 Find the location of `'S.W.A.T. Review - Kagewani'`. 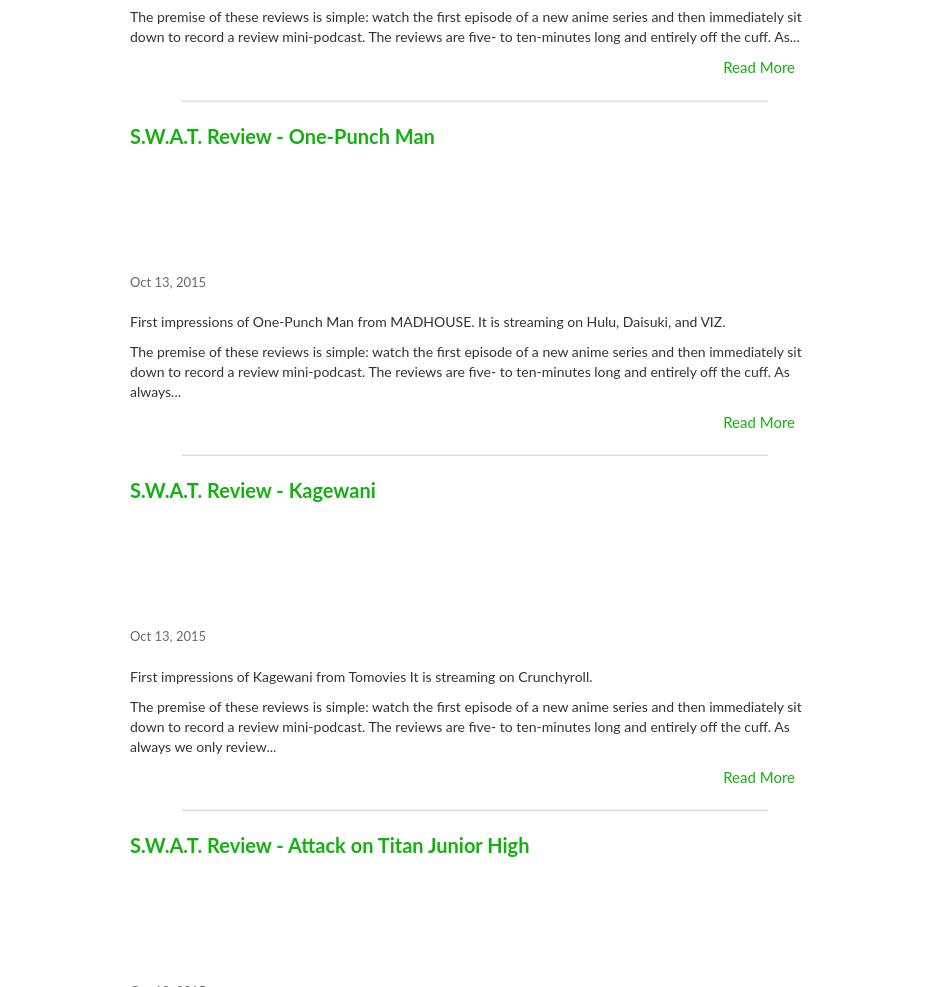

'S.W.A.T. Review - Kagewani' is located at coordinates (251, 491).